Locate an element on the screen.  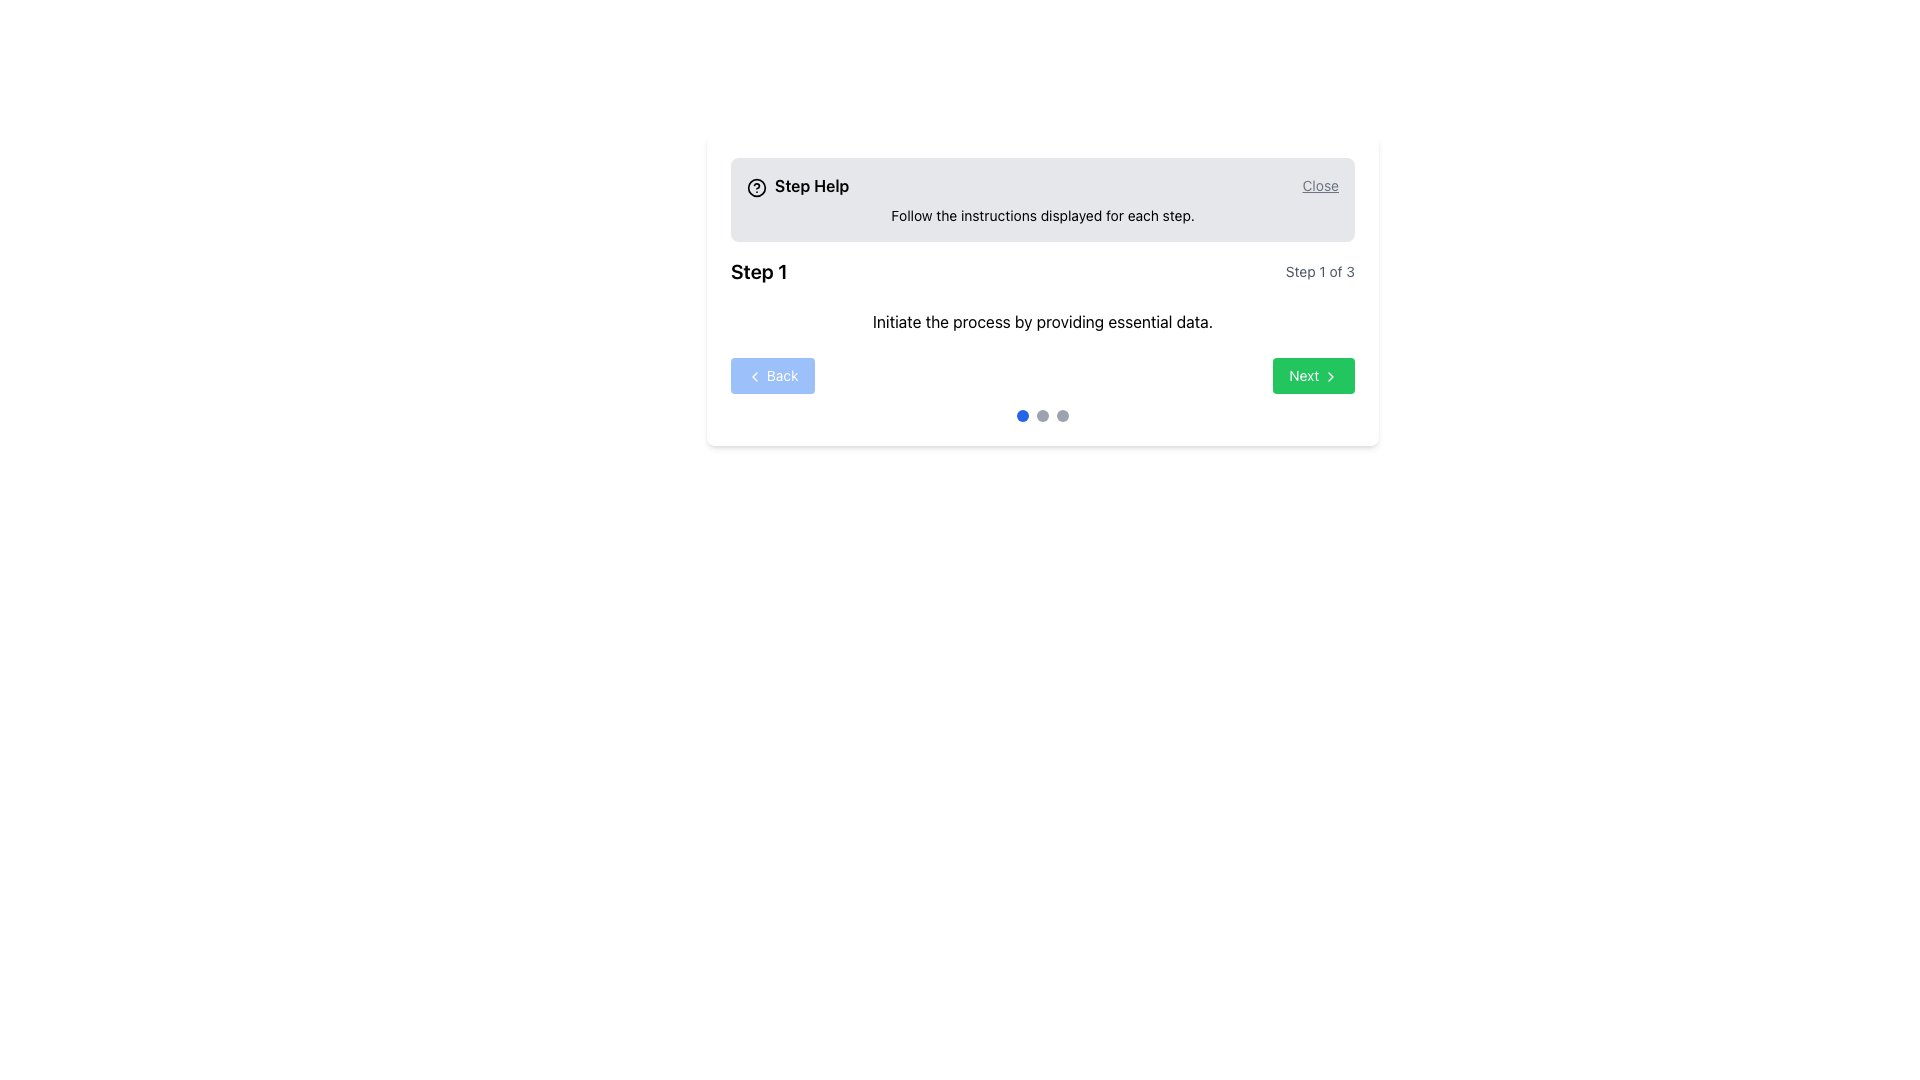
the third step progress indicator circle located at the bottom center of the modal displaying step instructions is located at coordinates (1061, 415).